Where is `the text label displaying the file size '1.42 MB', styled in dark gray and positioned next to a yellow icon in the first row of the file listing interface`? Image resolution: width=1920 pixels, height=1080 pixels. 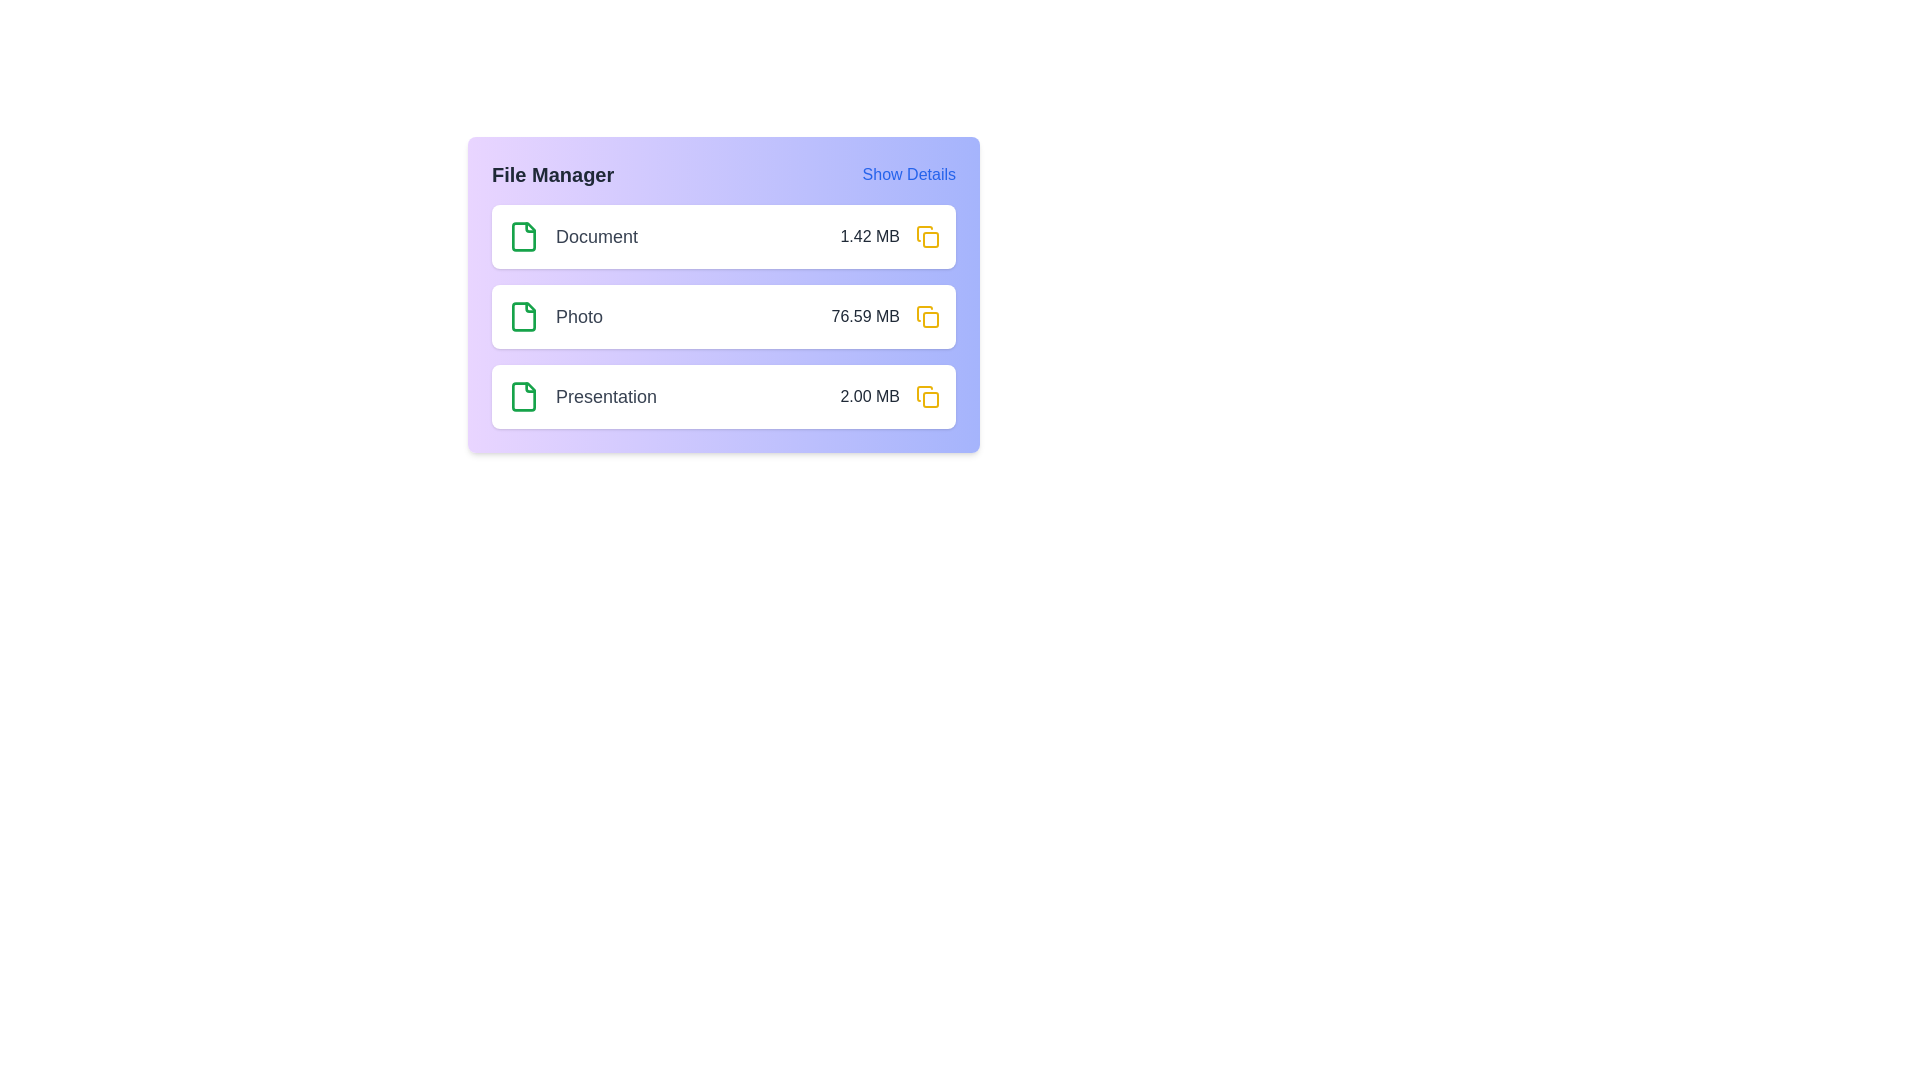 the text label displaying the file size '1.42 MB', styled in dark gray and positioned next to a yellow icon in the first row of the file listing interface is located at coordinates (889, 235).